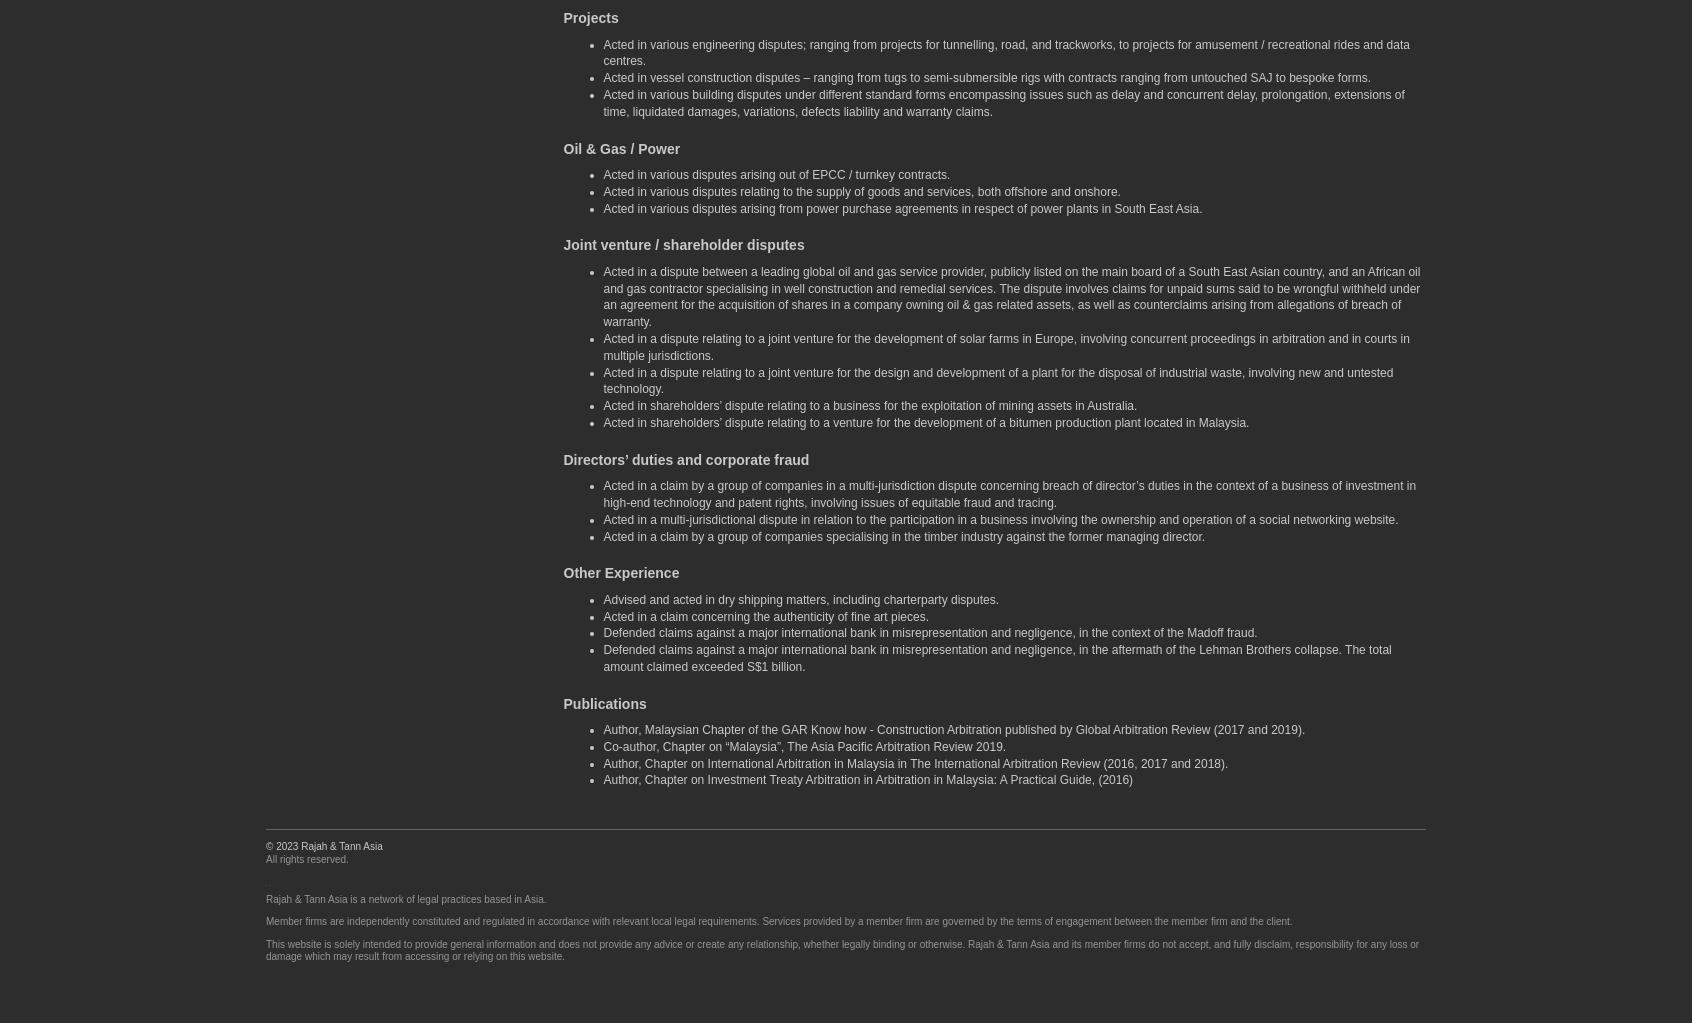  What do you see at coordinates (764, 615) in the screenshot?
I see `'Acted in a claim concerning the authenticity of fine art pieces.'` at bounding box center [764, 615].